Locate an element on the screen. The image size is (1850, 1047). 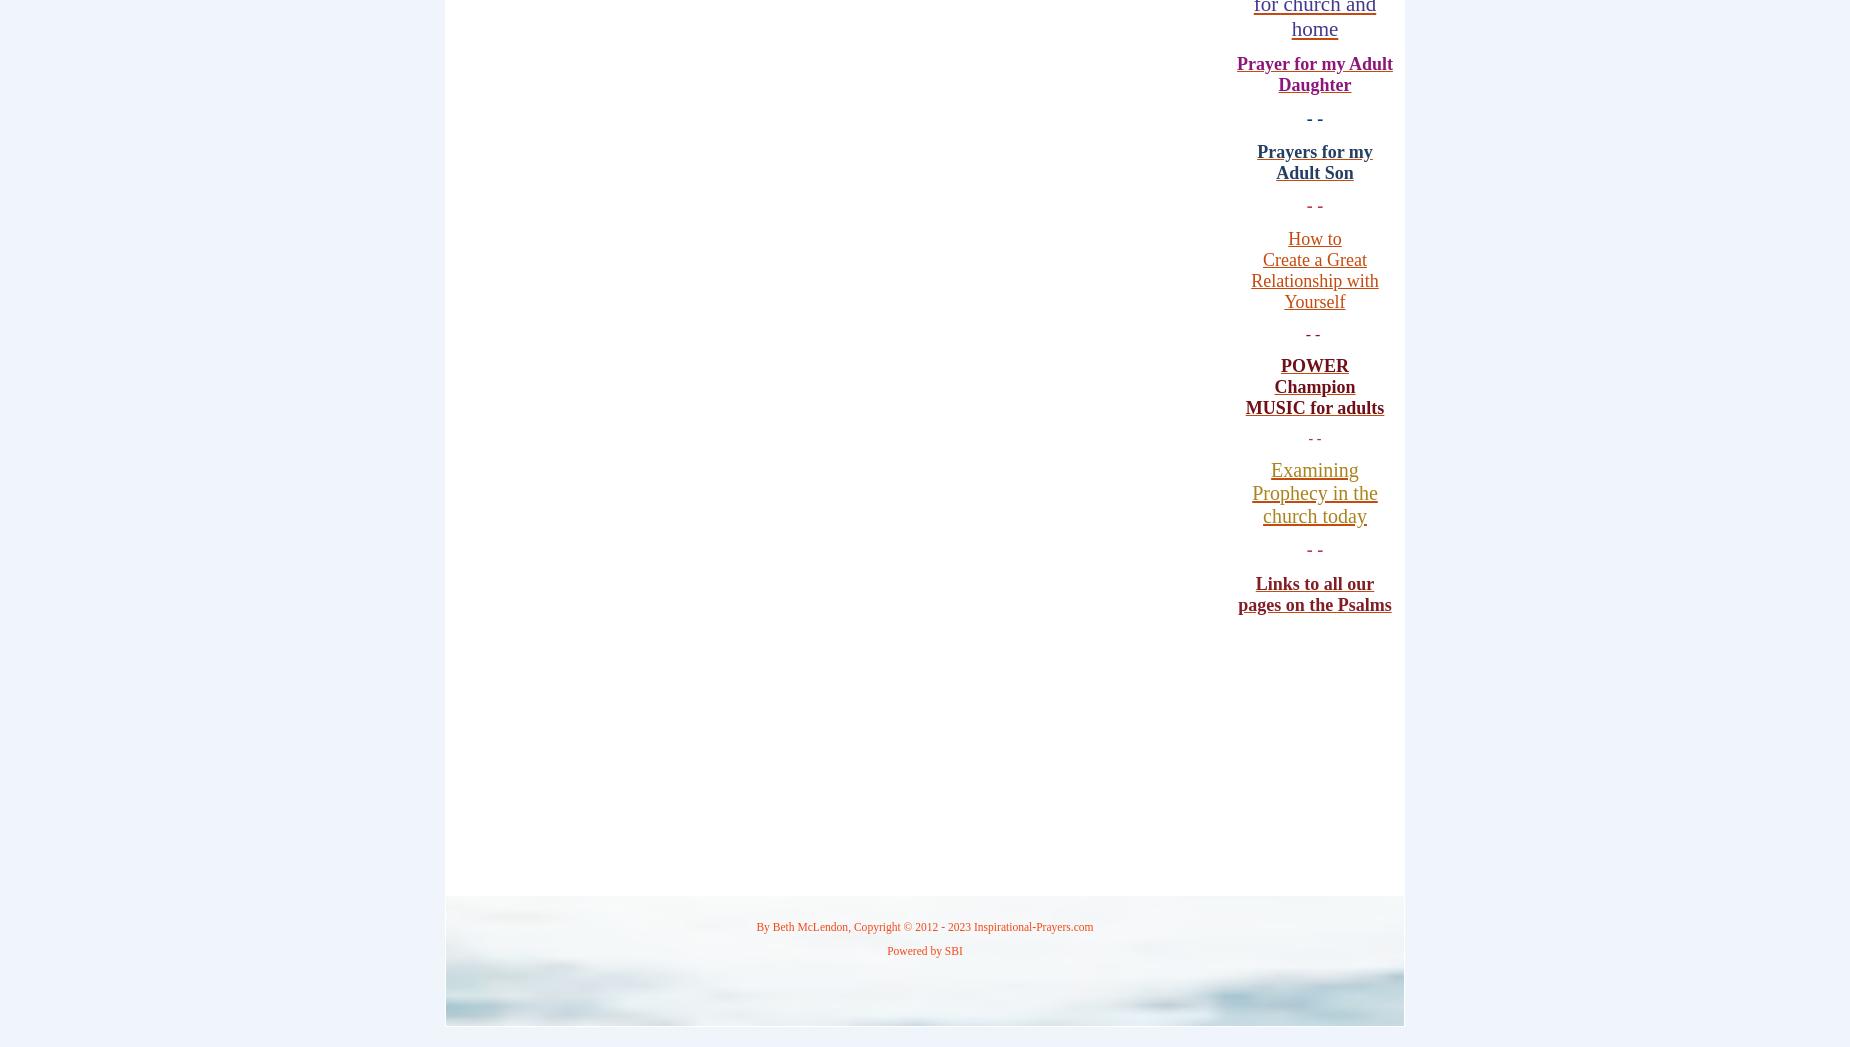
'MUSIC for adults' is located at coordinates (1313, 405).